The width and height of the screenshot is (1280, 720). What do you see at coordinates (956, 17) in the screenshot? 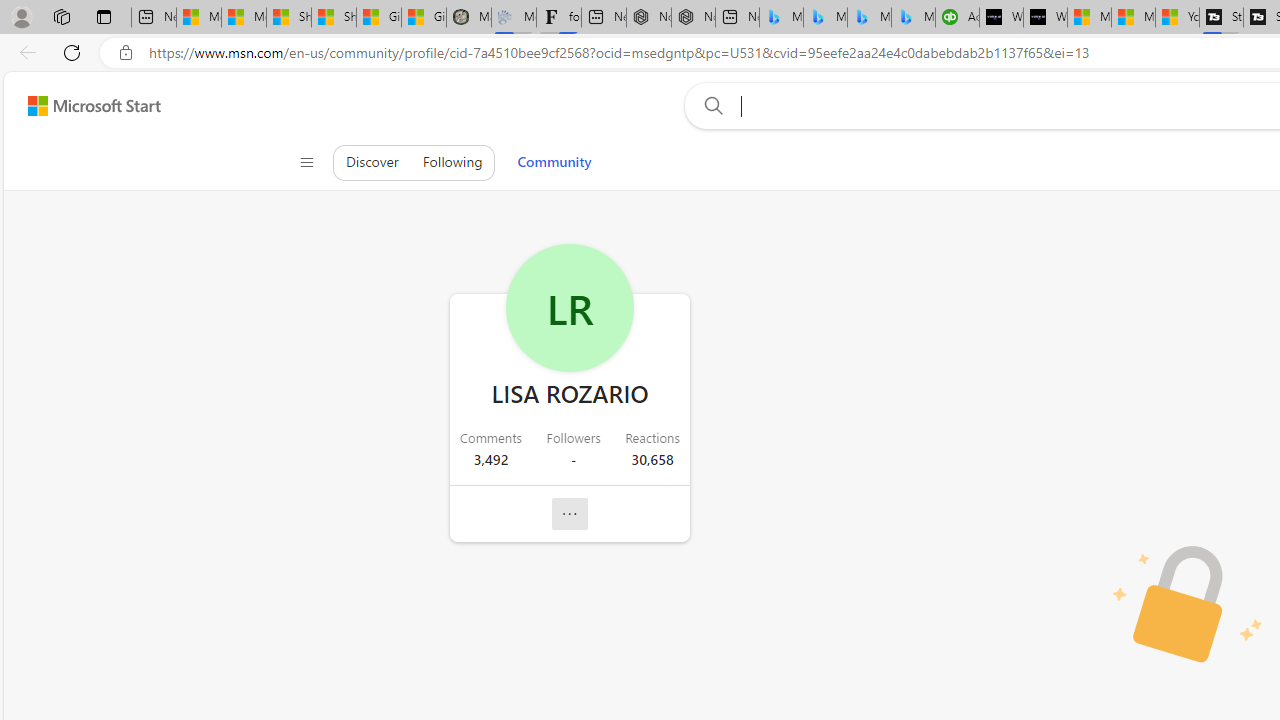
I see `'Accounting Software for Accountants, CPAs and Bookkeepers'` at bounding box center [956, 17].